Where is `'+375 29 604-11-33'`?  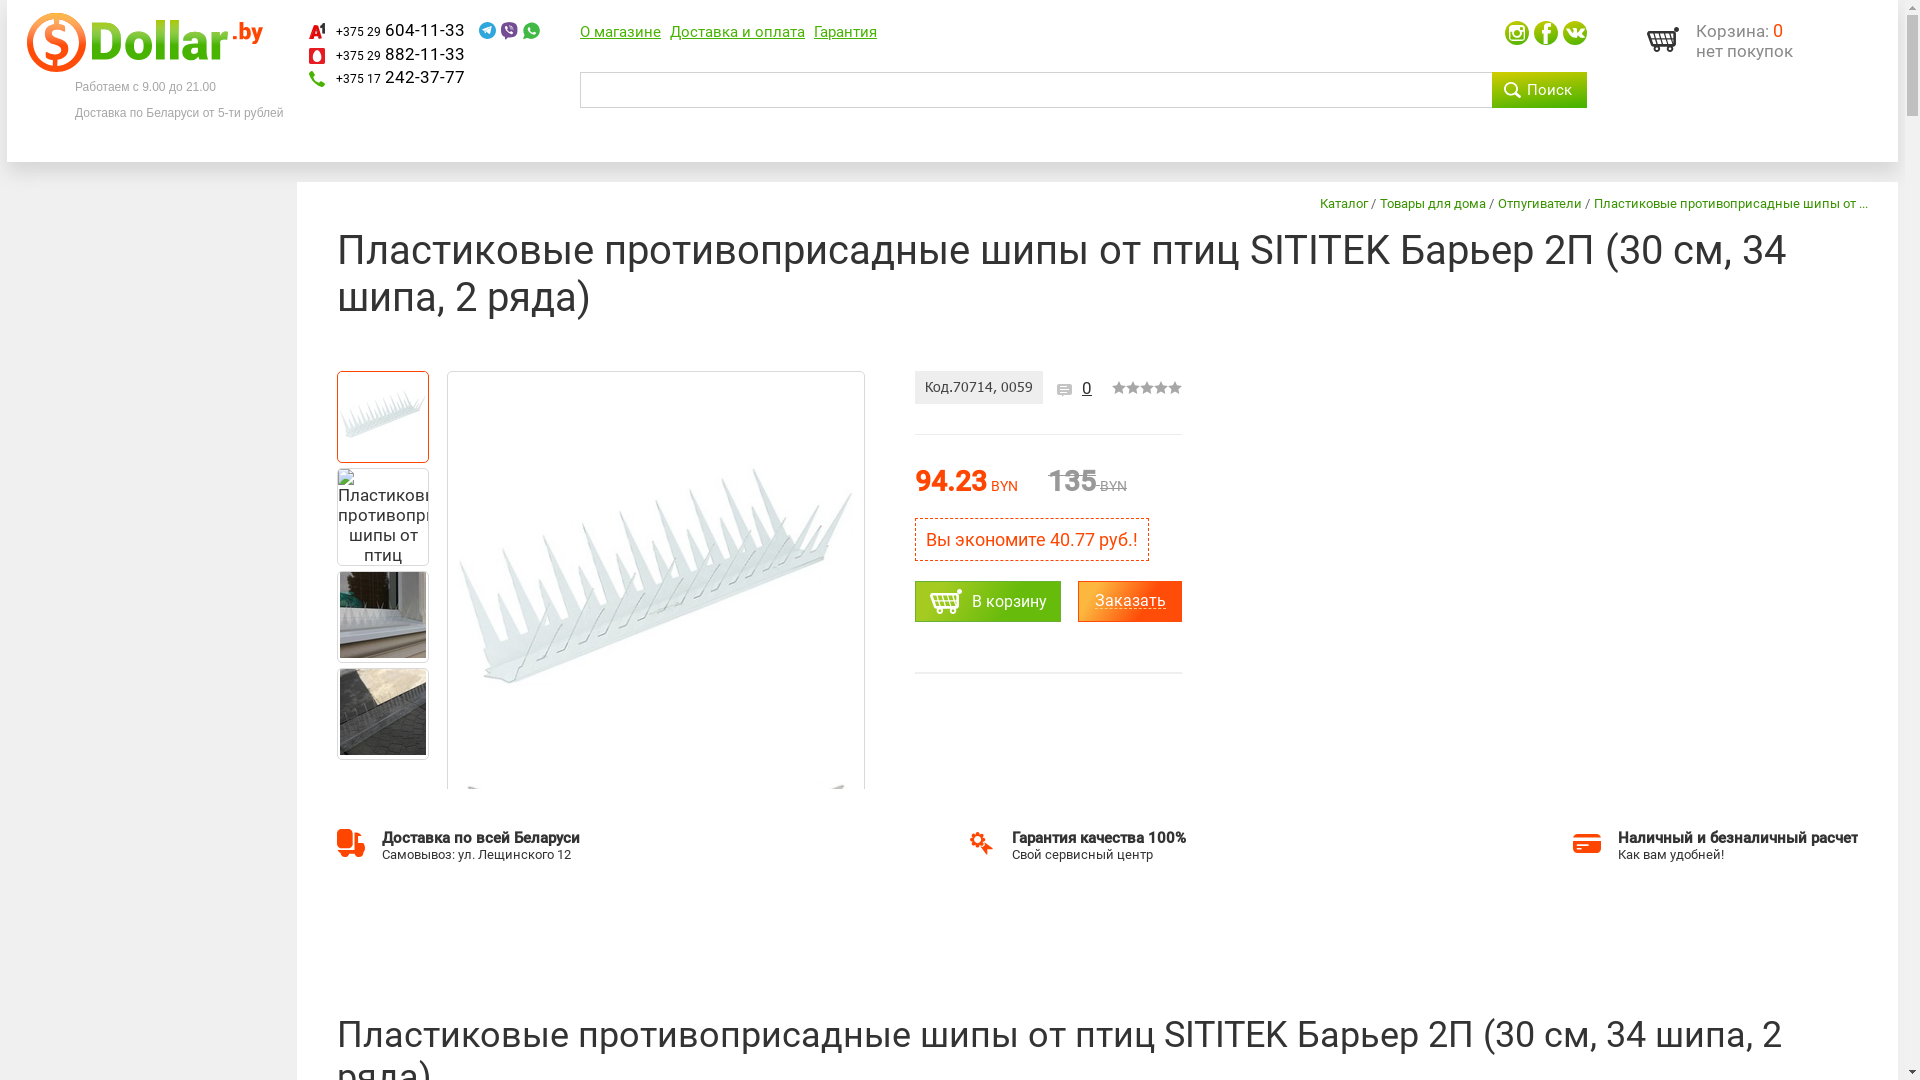 '+375 29 604-11-33' is located at coordinates (400, 30).